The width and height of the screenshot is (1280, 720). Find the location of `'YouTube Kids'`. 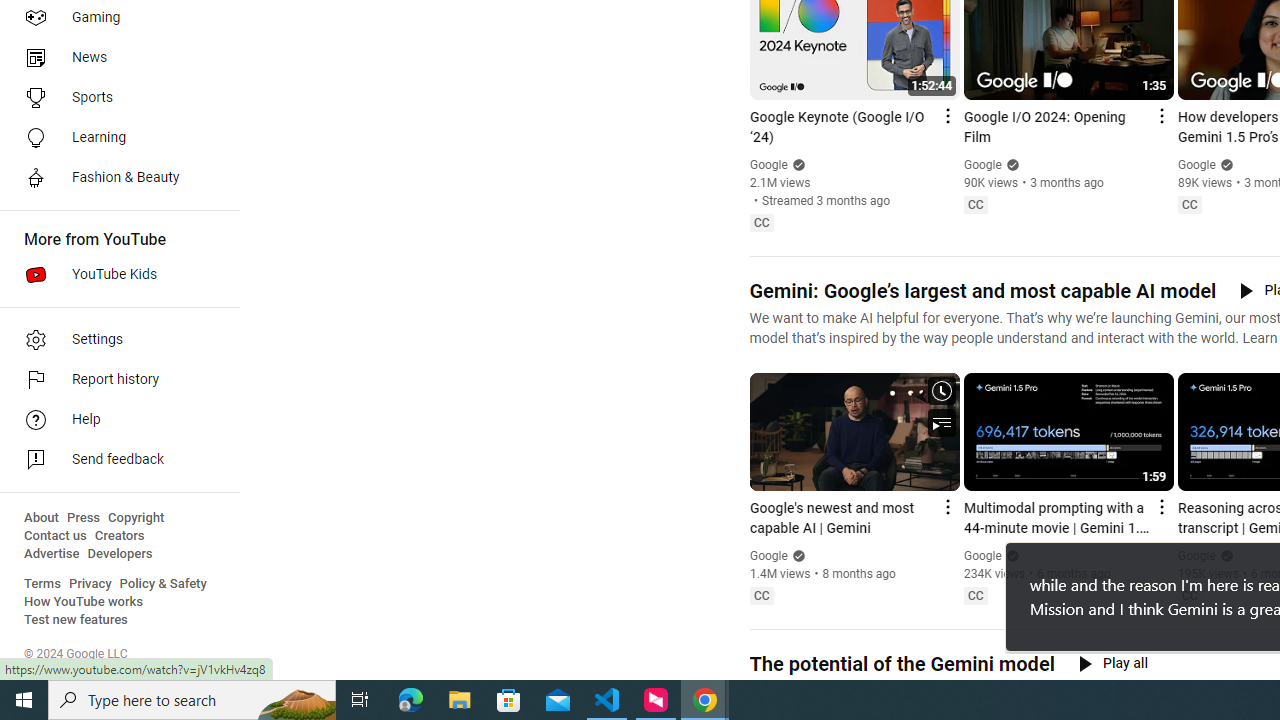

'YouTube Kids' is located at coordinates (112, 275).